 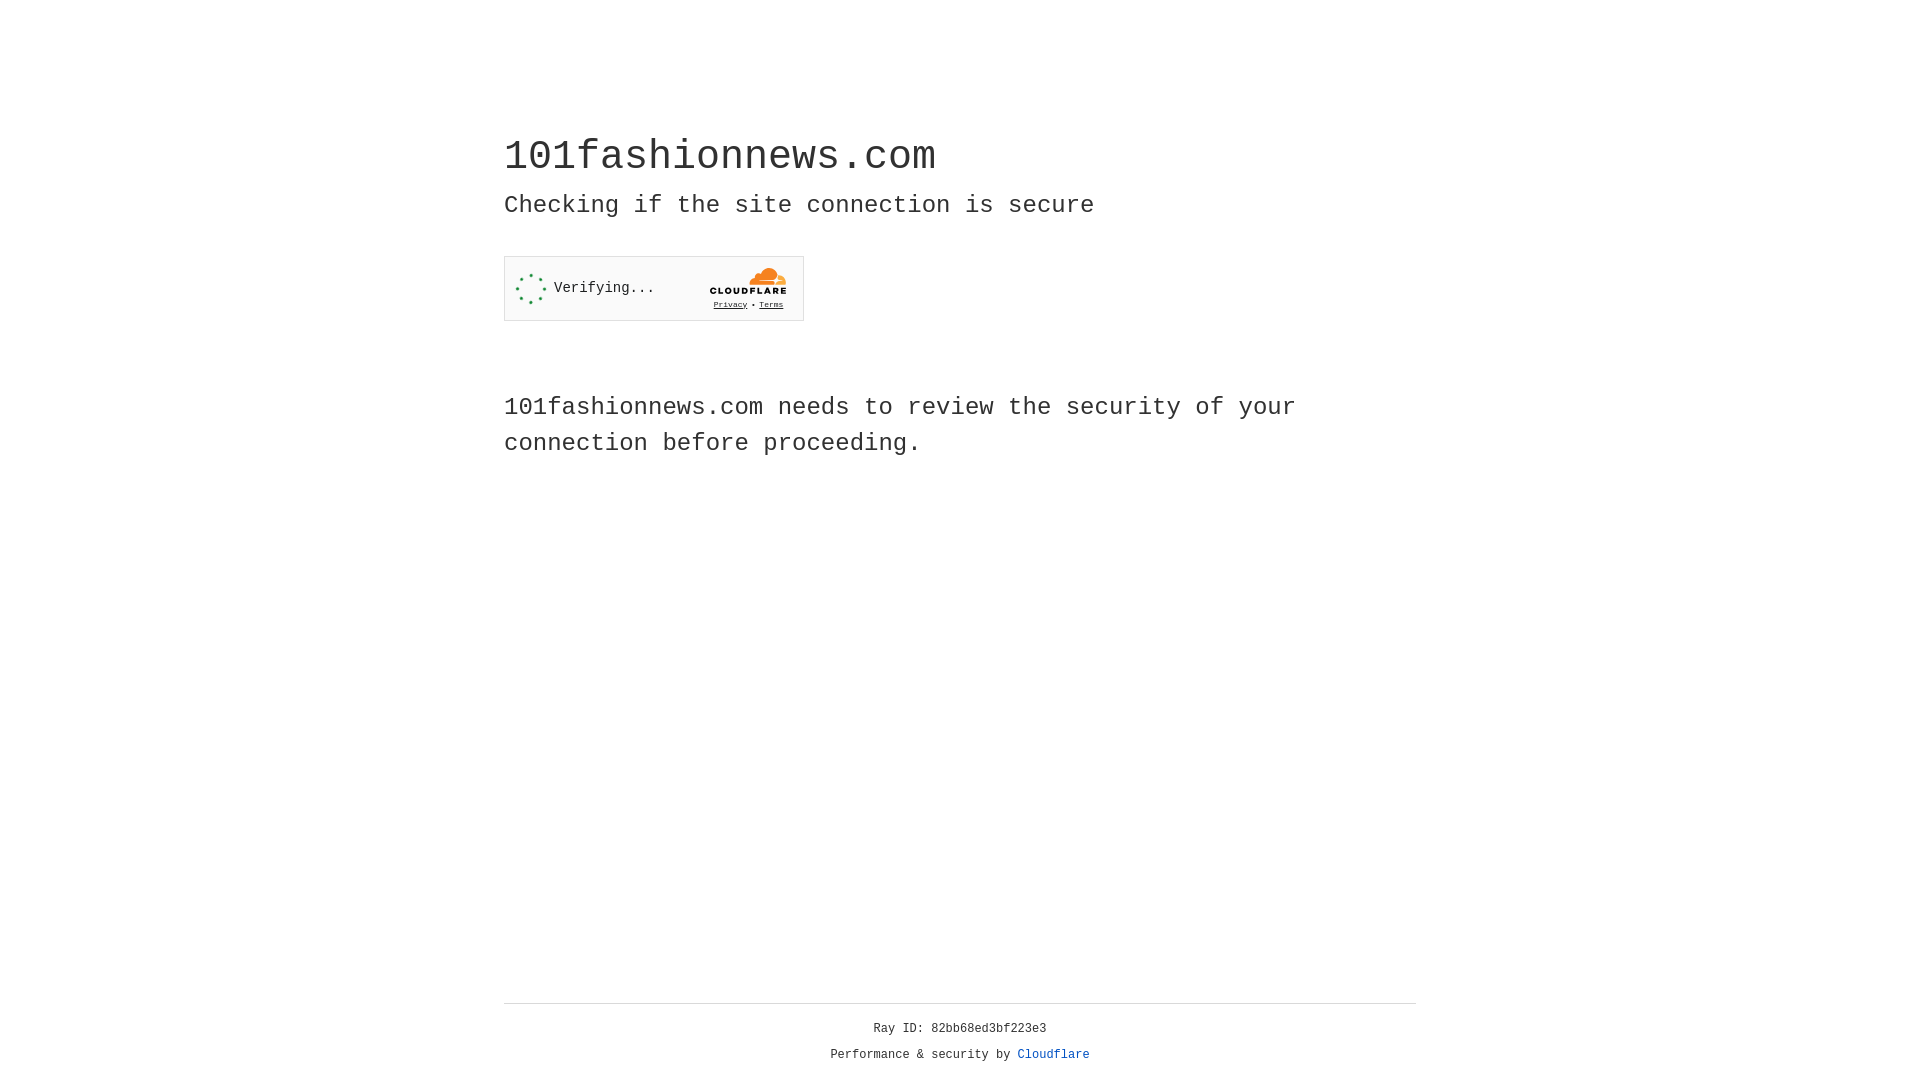 What do you see at coordinates (653, 288) in the screenshot?
I see `'Widget containing a Cloudflare security challenge'` at bounding box center [653, 288].